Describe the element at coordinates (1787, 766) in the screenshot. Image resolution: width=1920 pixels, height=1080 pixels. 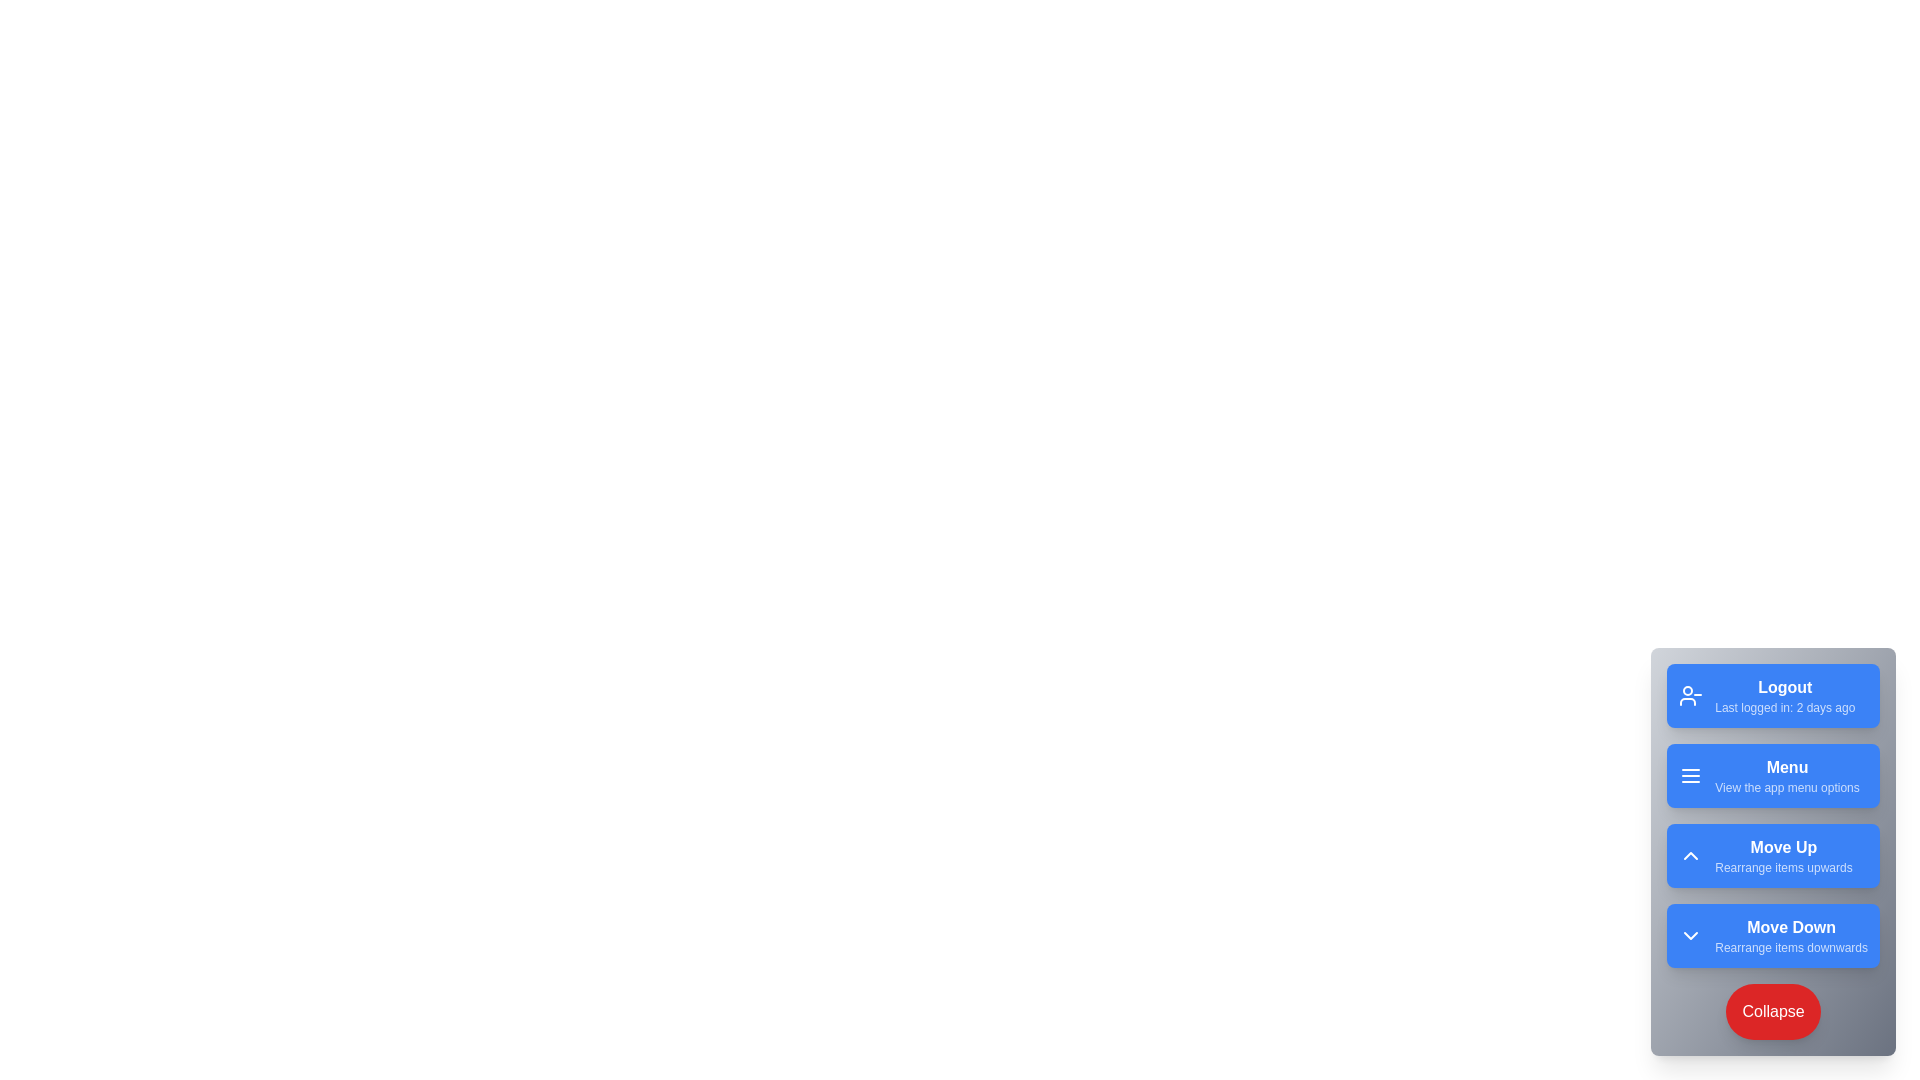
I see `the bold 'Menu' label displayed in white on a blue rectangular button, which is positioned in the second slot below the 'Logout' button and above the 'Move Up' button` at that location.